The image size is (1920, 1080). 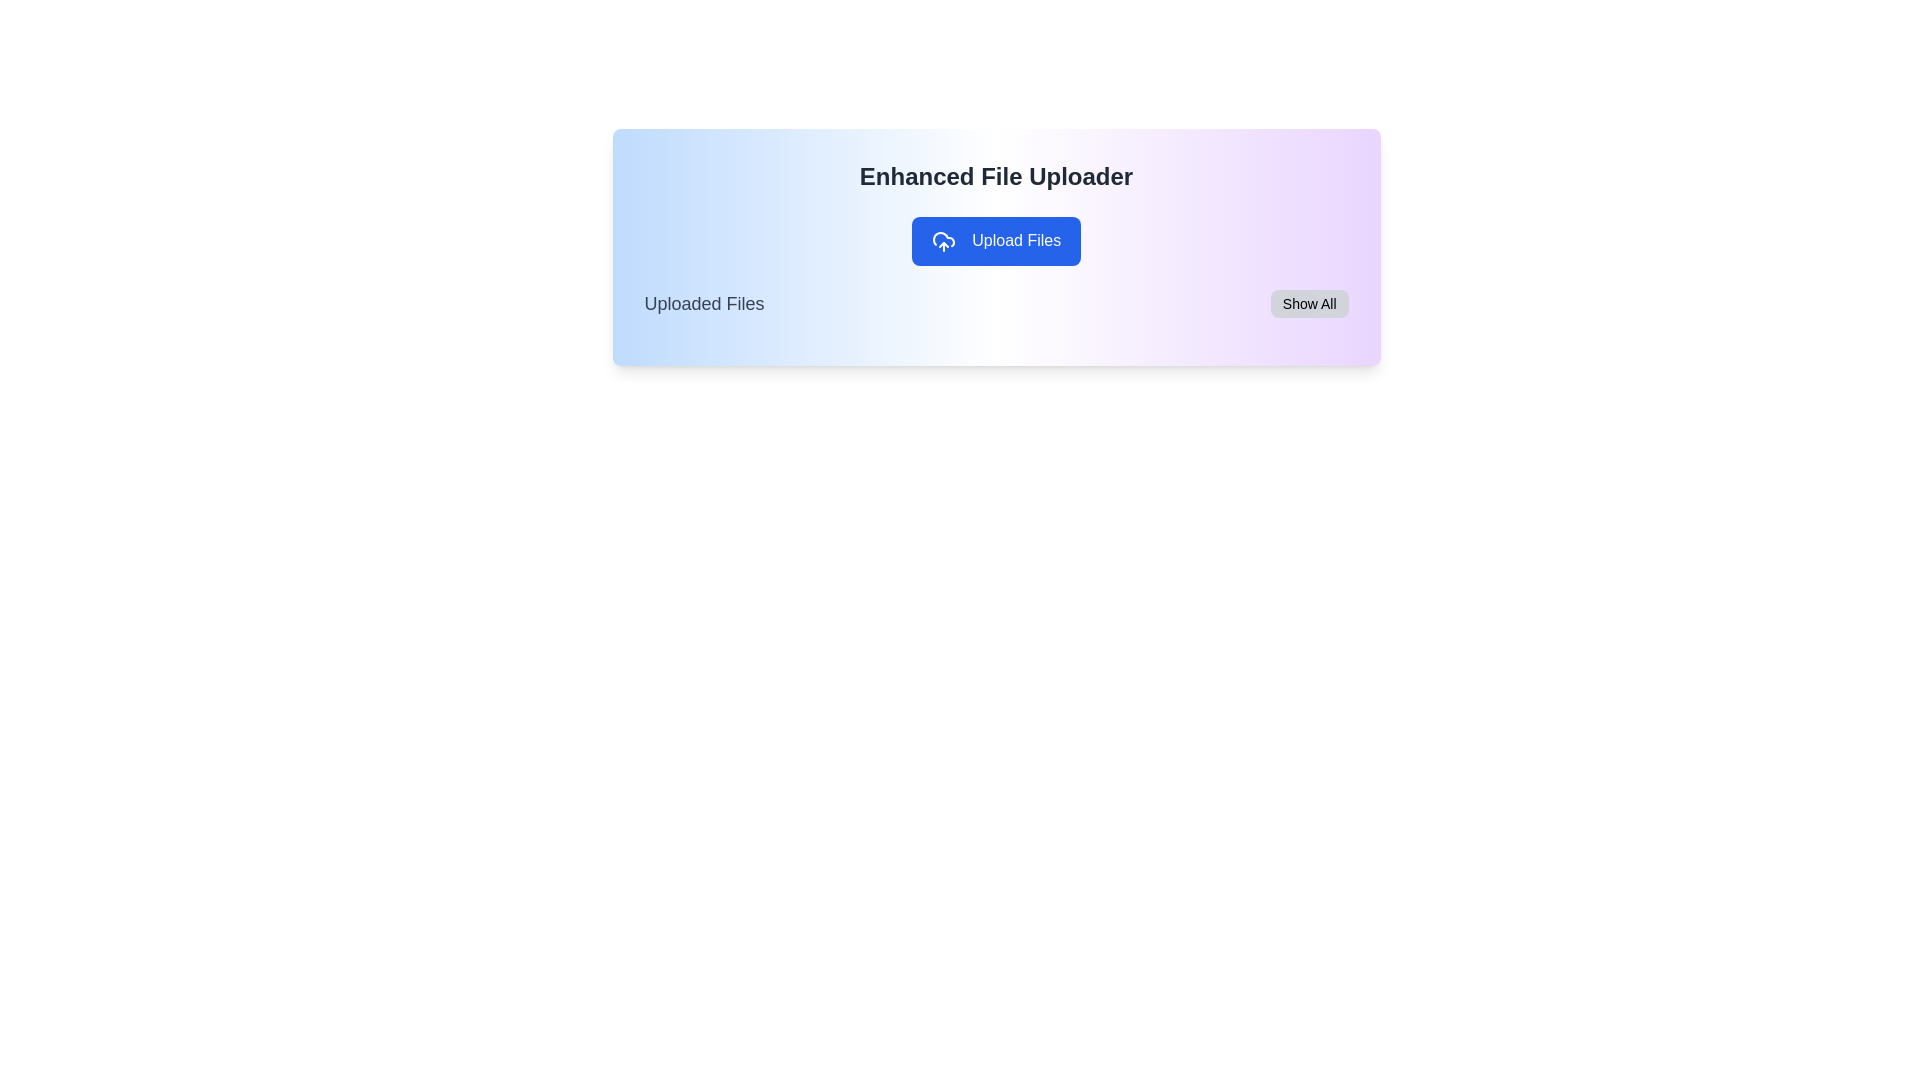 What do you see at coordinates (1309, 303) in the screenshot?
I see `the 'Show All' button in the 'Uploaded Files' section to trigger the hover effect` at bounding box center [1309, 303].